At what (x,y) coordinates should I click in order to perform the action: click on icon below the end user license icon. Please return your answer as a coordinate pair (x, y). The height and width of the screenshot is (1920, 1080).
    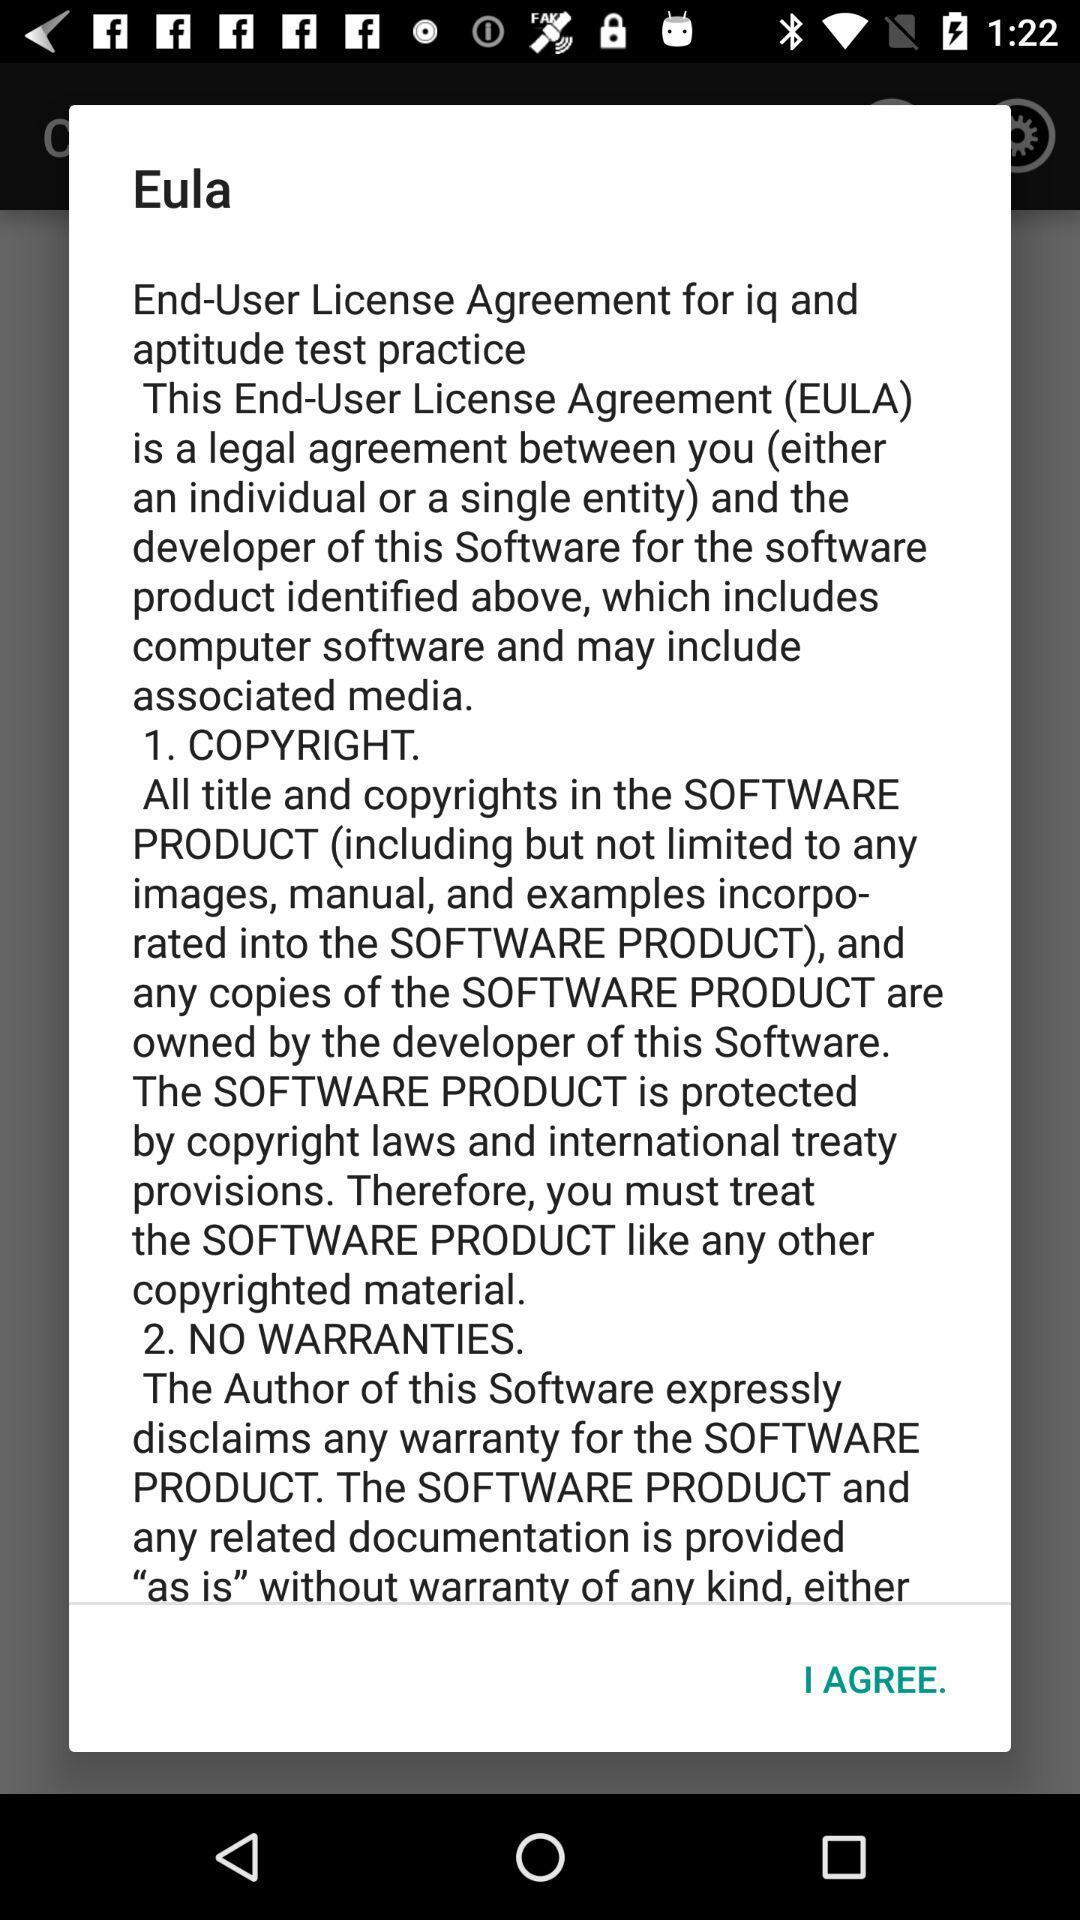
    Looking at the image, I should click on (874, 1678).